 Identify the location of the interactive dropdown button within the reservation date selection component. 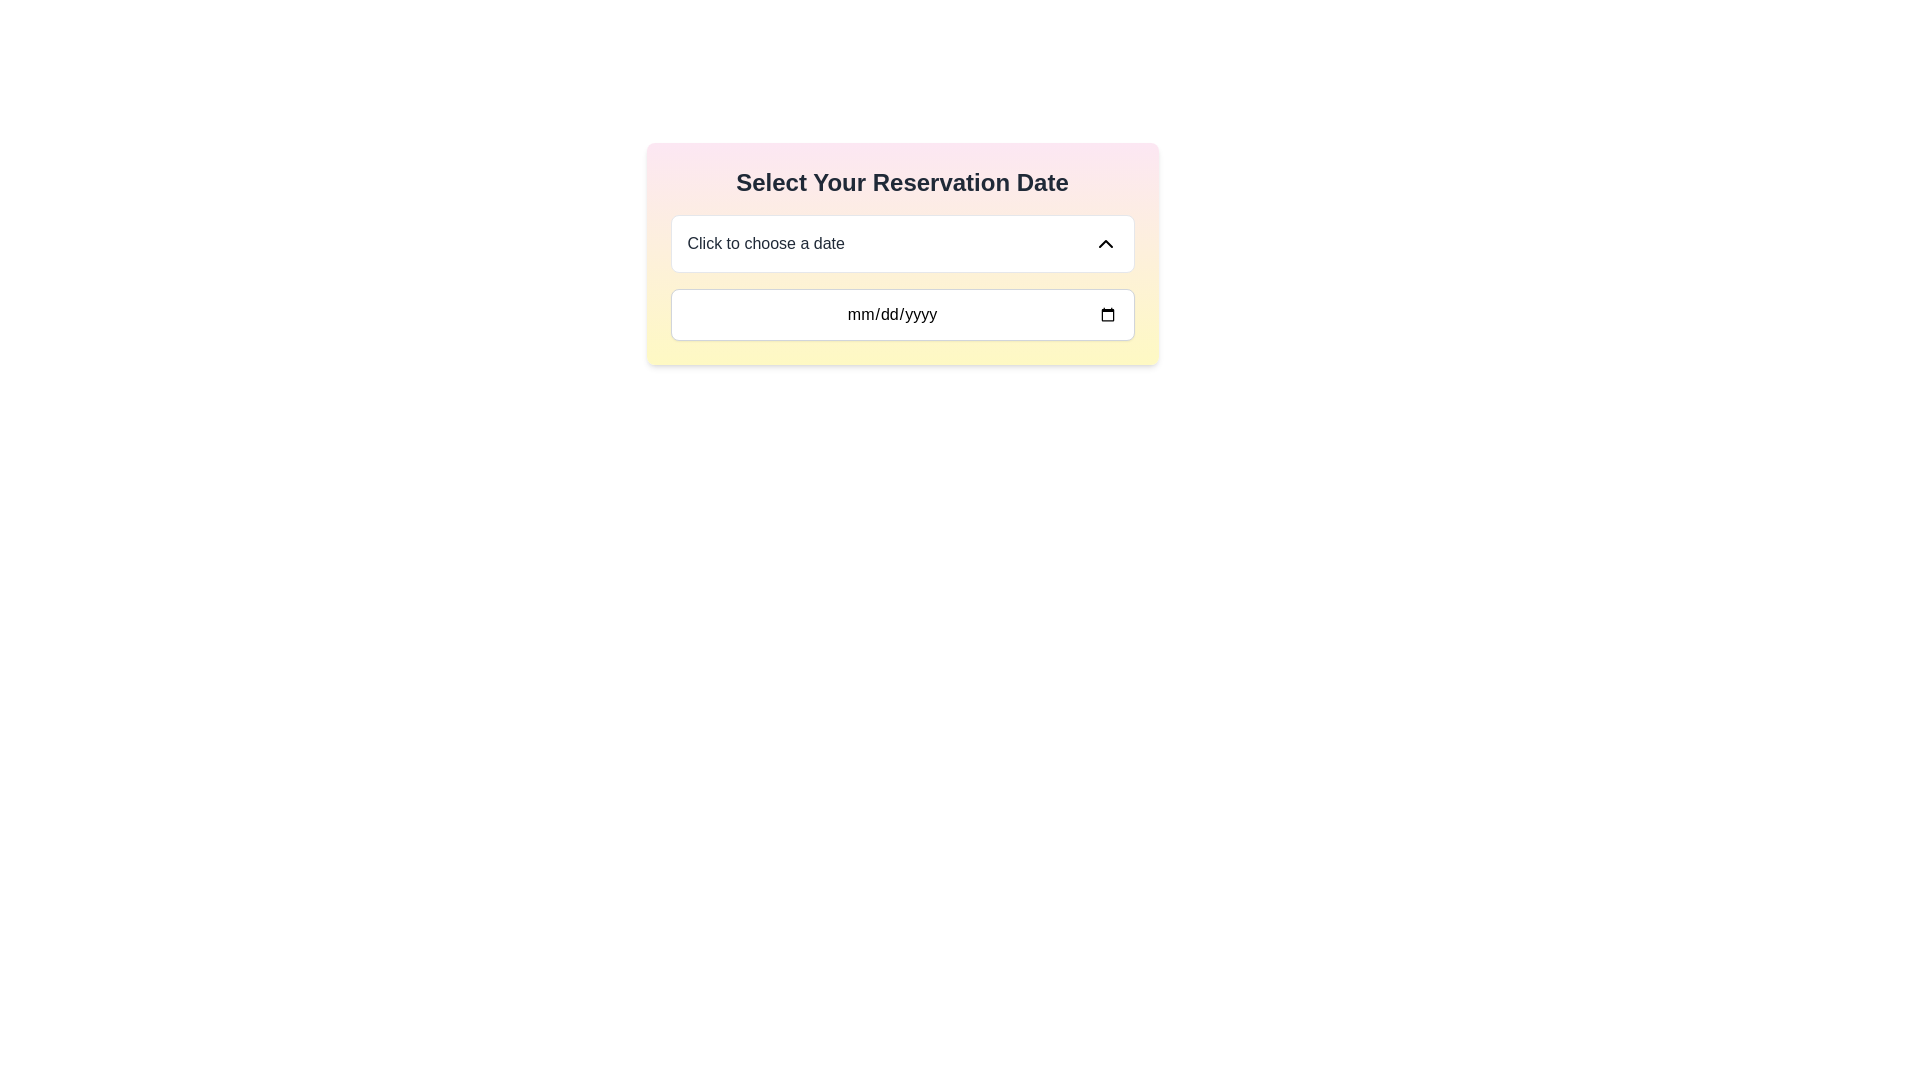
(901, 253).